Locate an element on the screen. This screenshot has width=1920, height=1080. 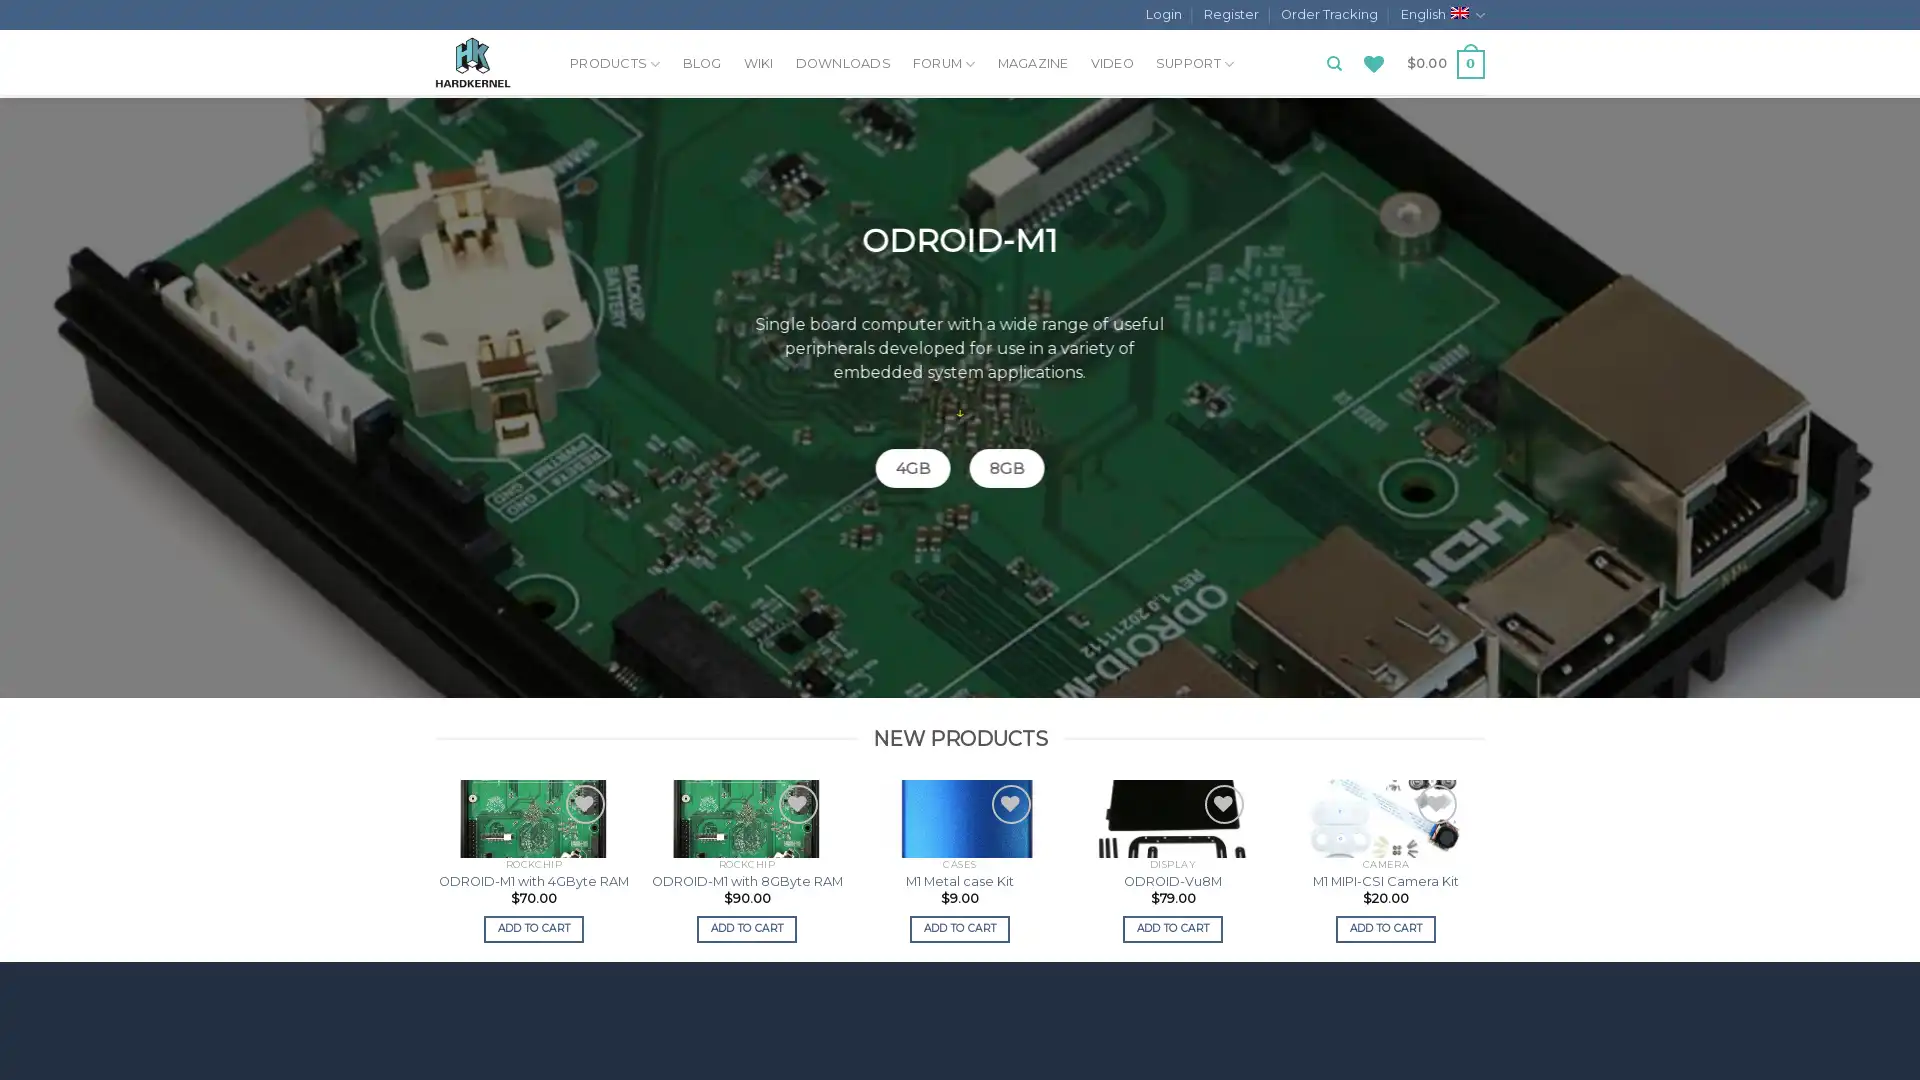
Wishlist is located at coordinates (1435, 803).